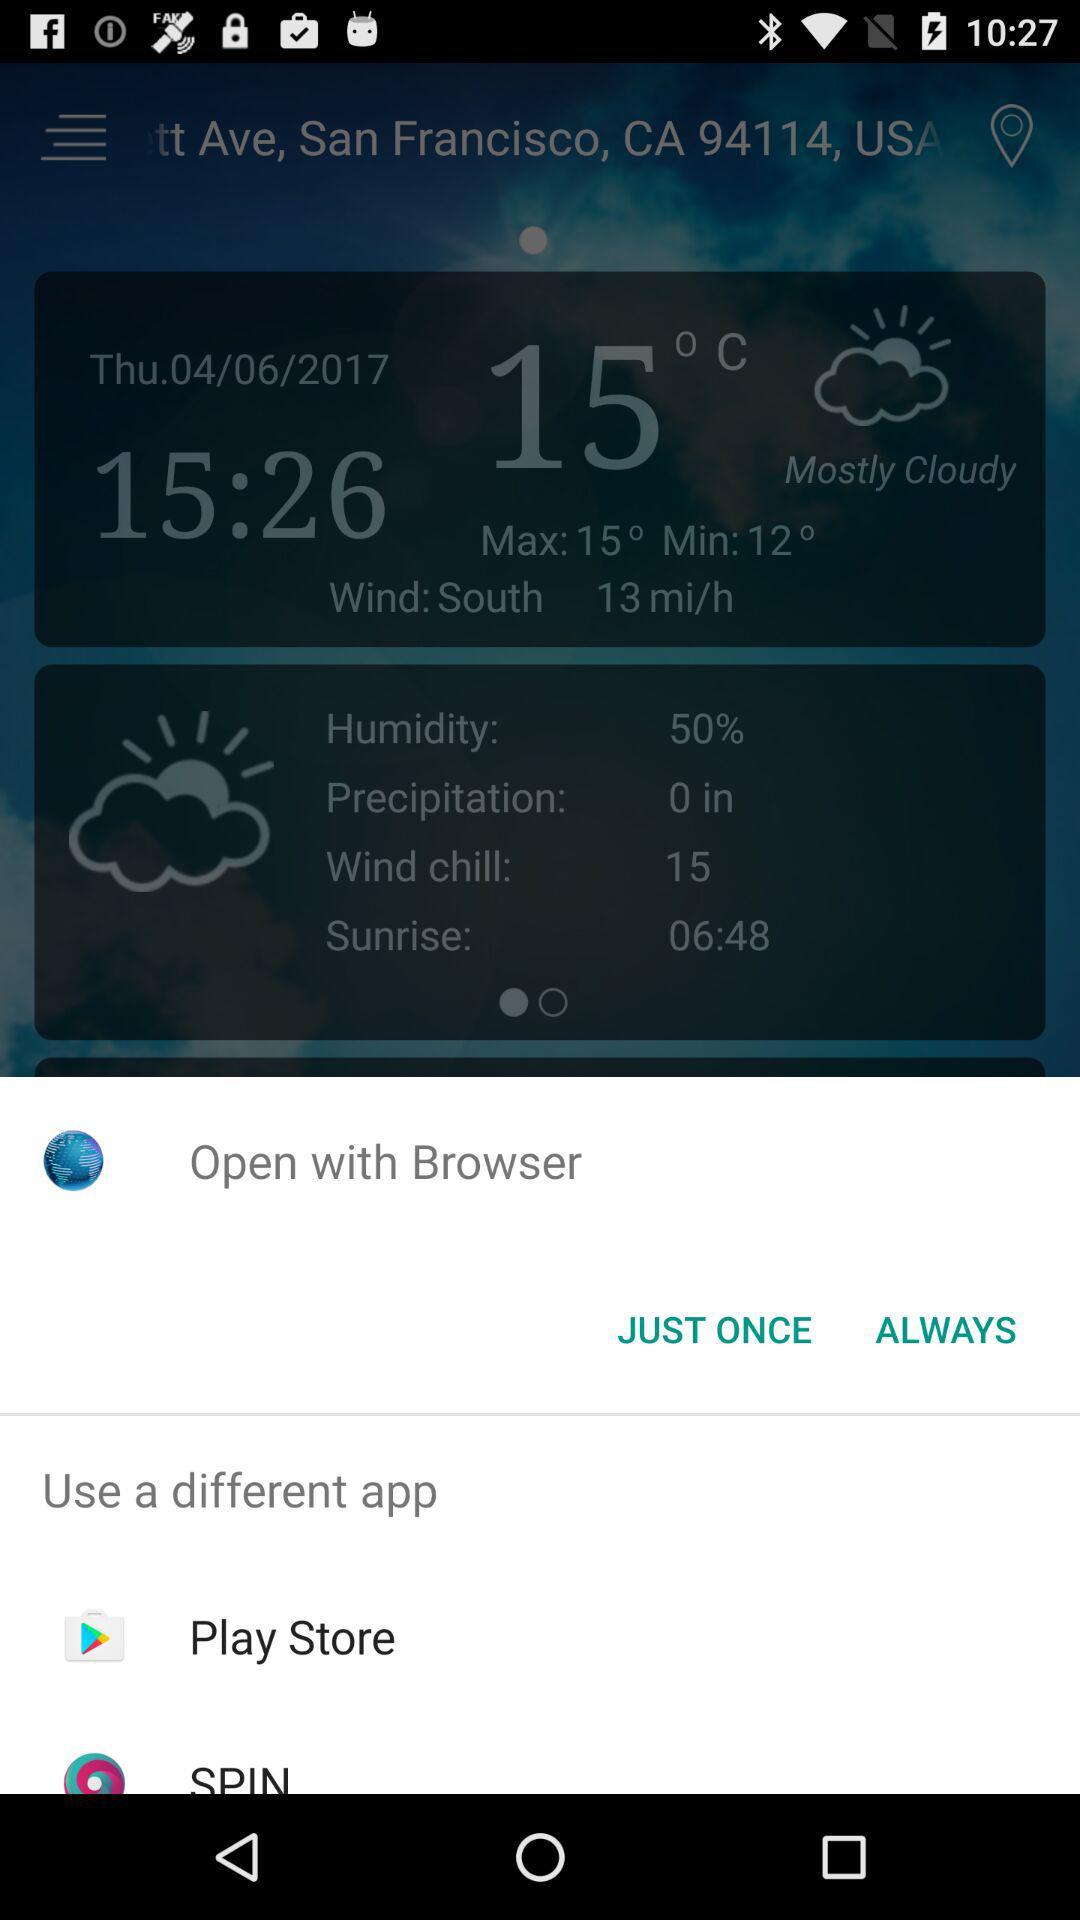 This screenshot has width=1080, height=1920. I want to click on the just once item, so click(713, 1329).